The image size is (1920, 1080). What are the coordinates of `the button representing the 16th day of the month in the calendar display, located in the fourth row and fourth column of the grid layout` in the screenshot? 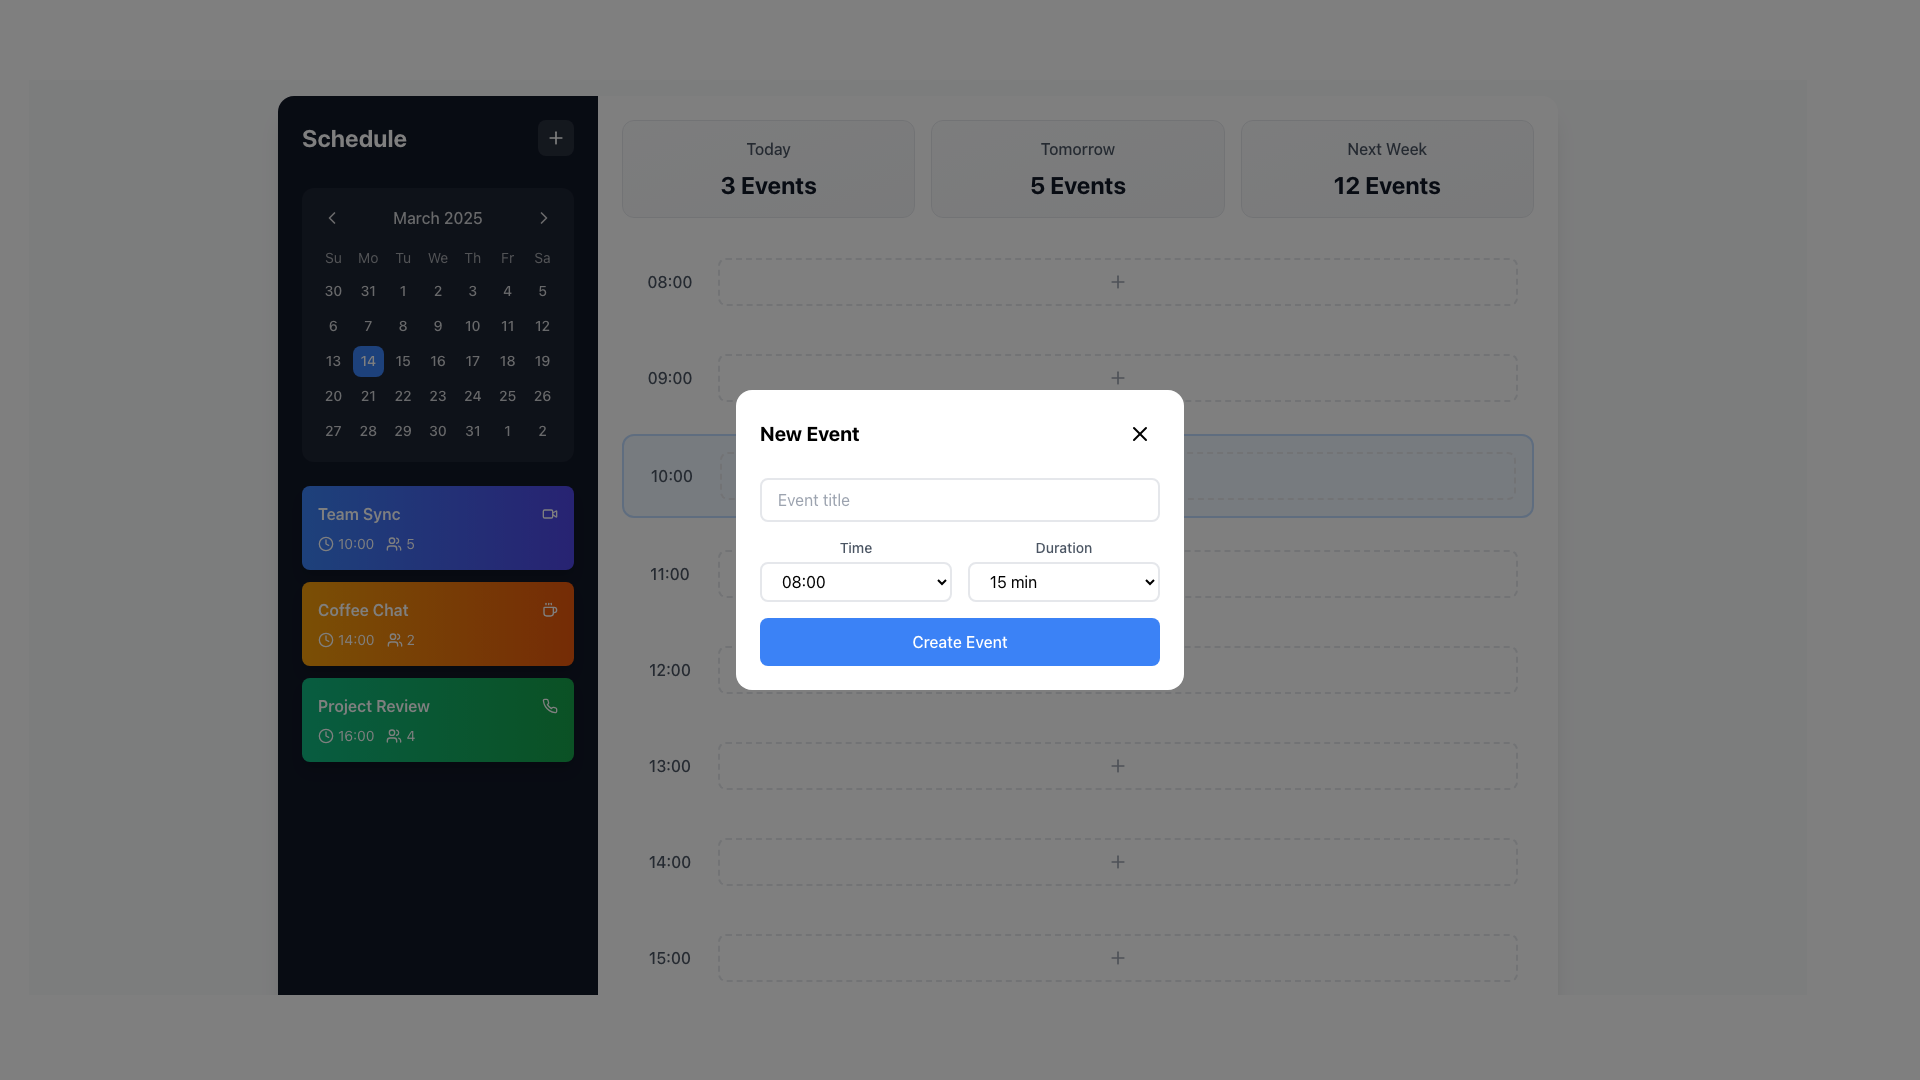 It's located at (436, 361).